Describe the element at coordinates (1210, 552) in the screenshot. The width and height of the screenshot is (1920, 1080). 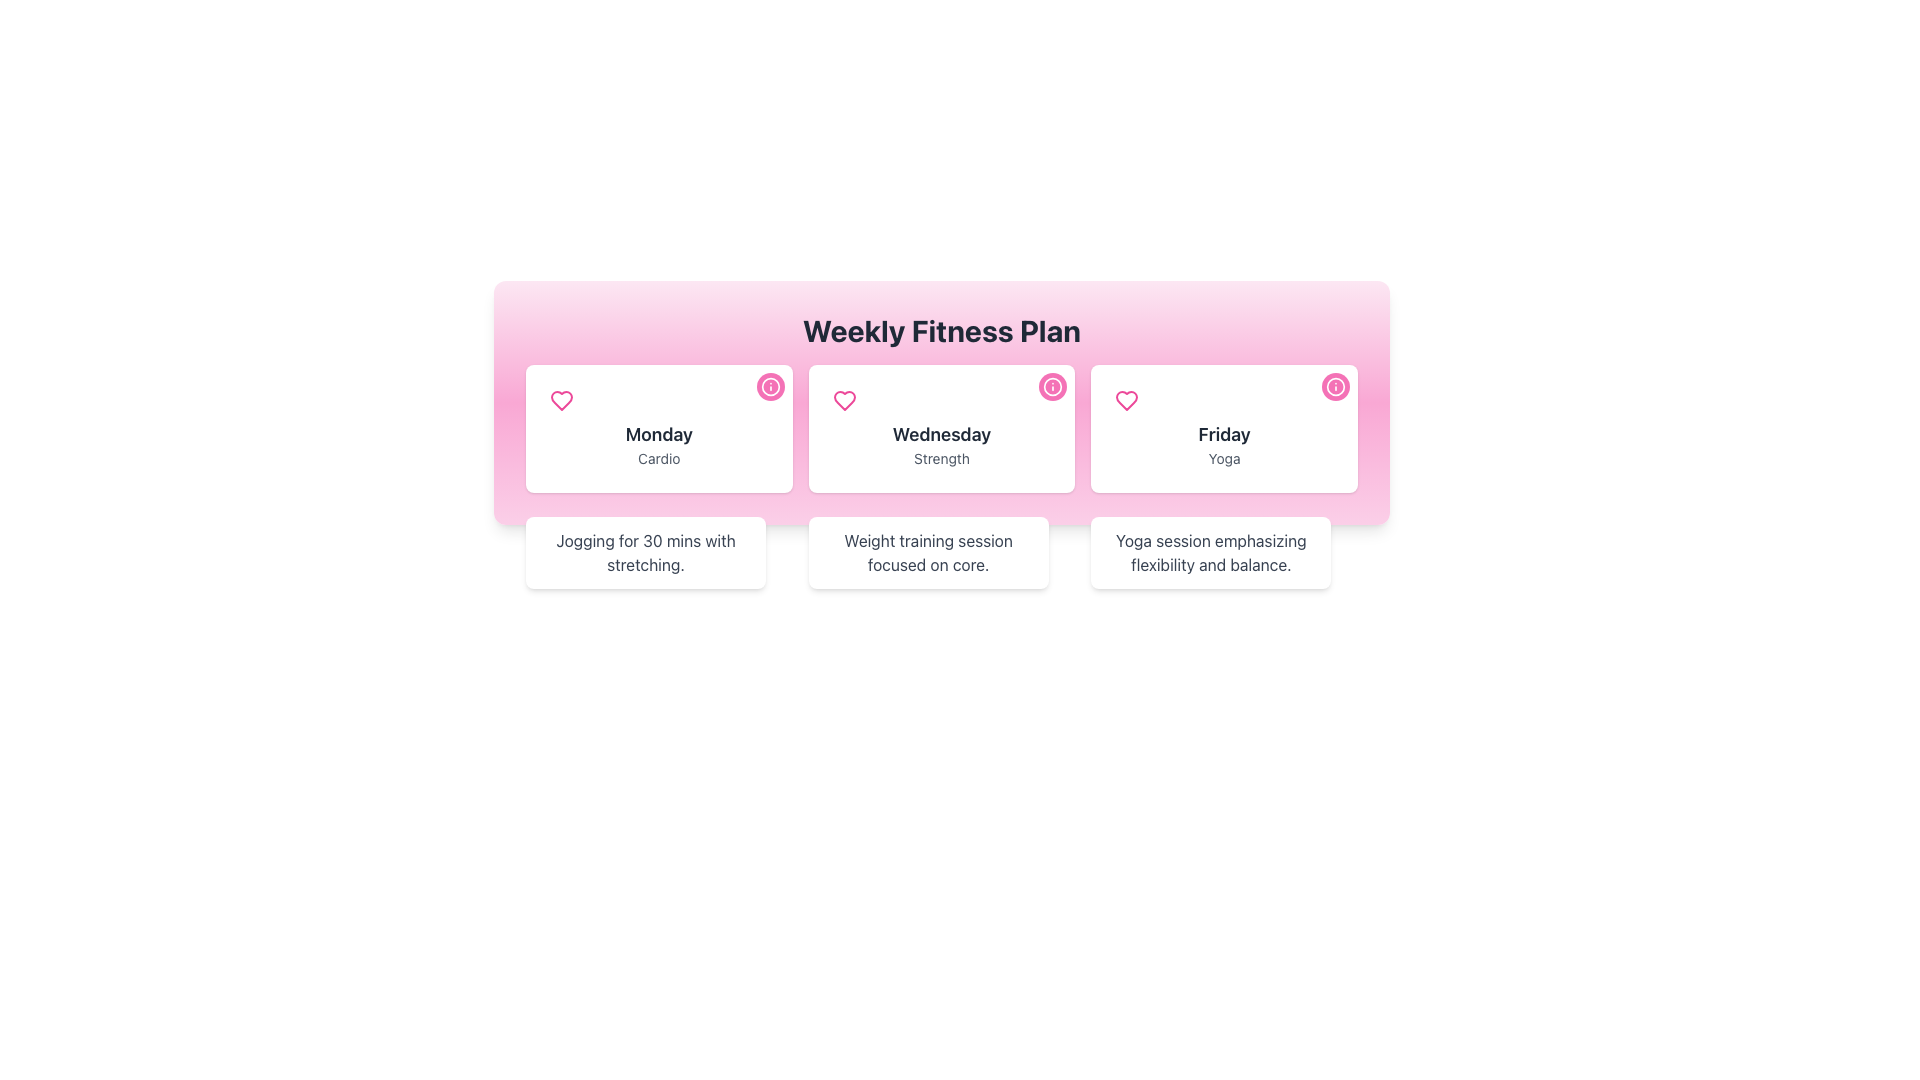
I see `the text box that provides additional descriptive information about the yoga session scheduled for Friday, located below the 'Friday' card in the 'Weekly Fitness Plan' layout` at that location.